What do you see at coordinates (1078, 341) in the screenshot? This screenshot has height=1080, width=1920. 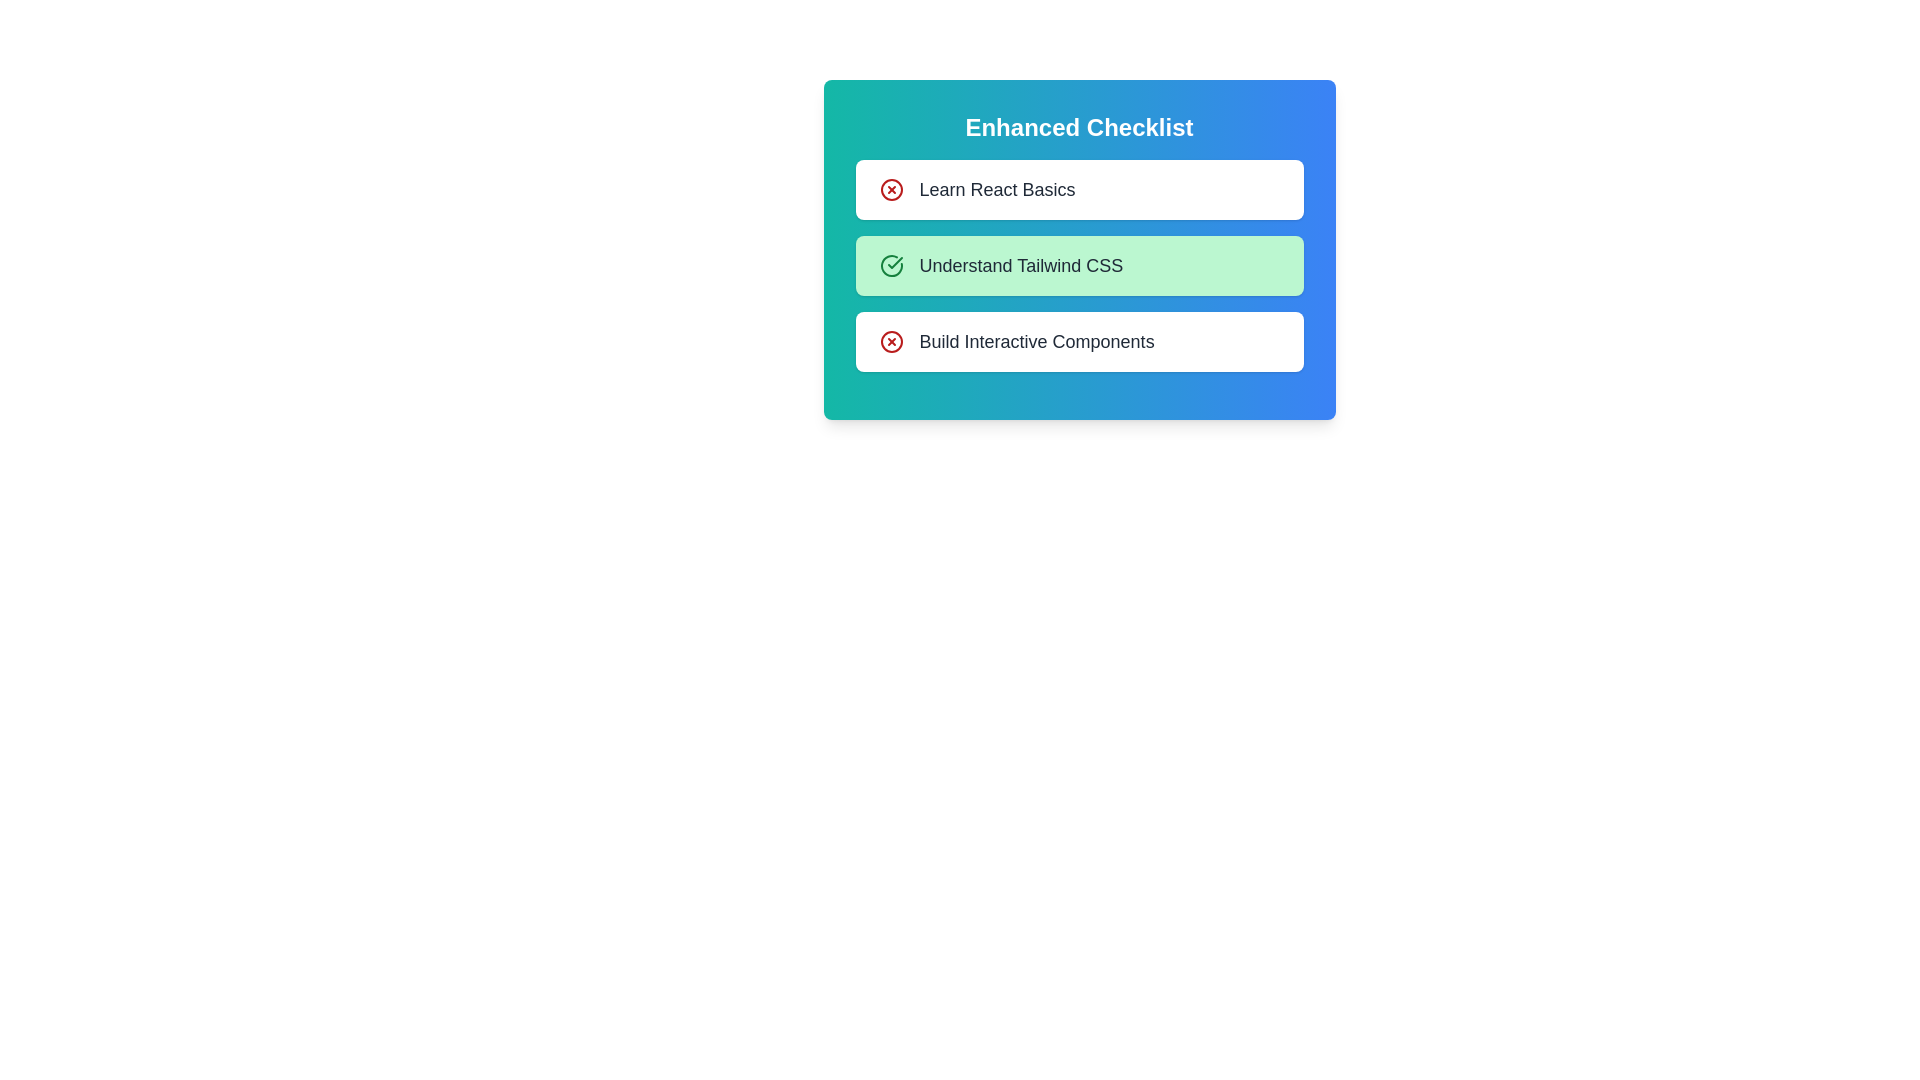 I see `the checklist item Build Interactive Components to observe its hover effect` at bounding box center [1078, 341].